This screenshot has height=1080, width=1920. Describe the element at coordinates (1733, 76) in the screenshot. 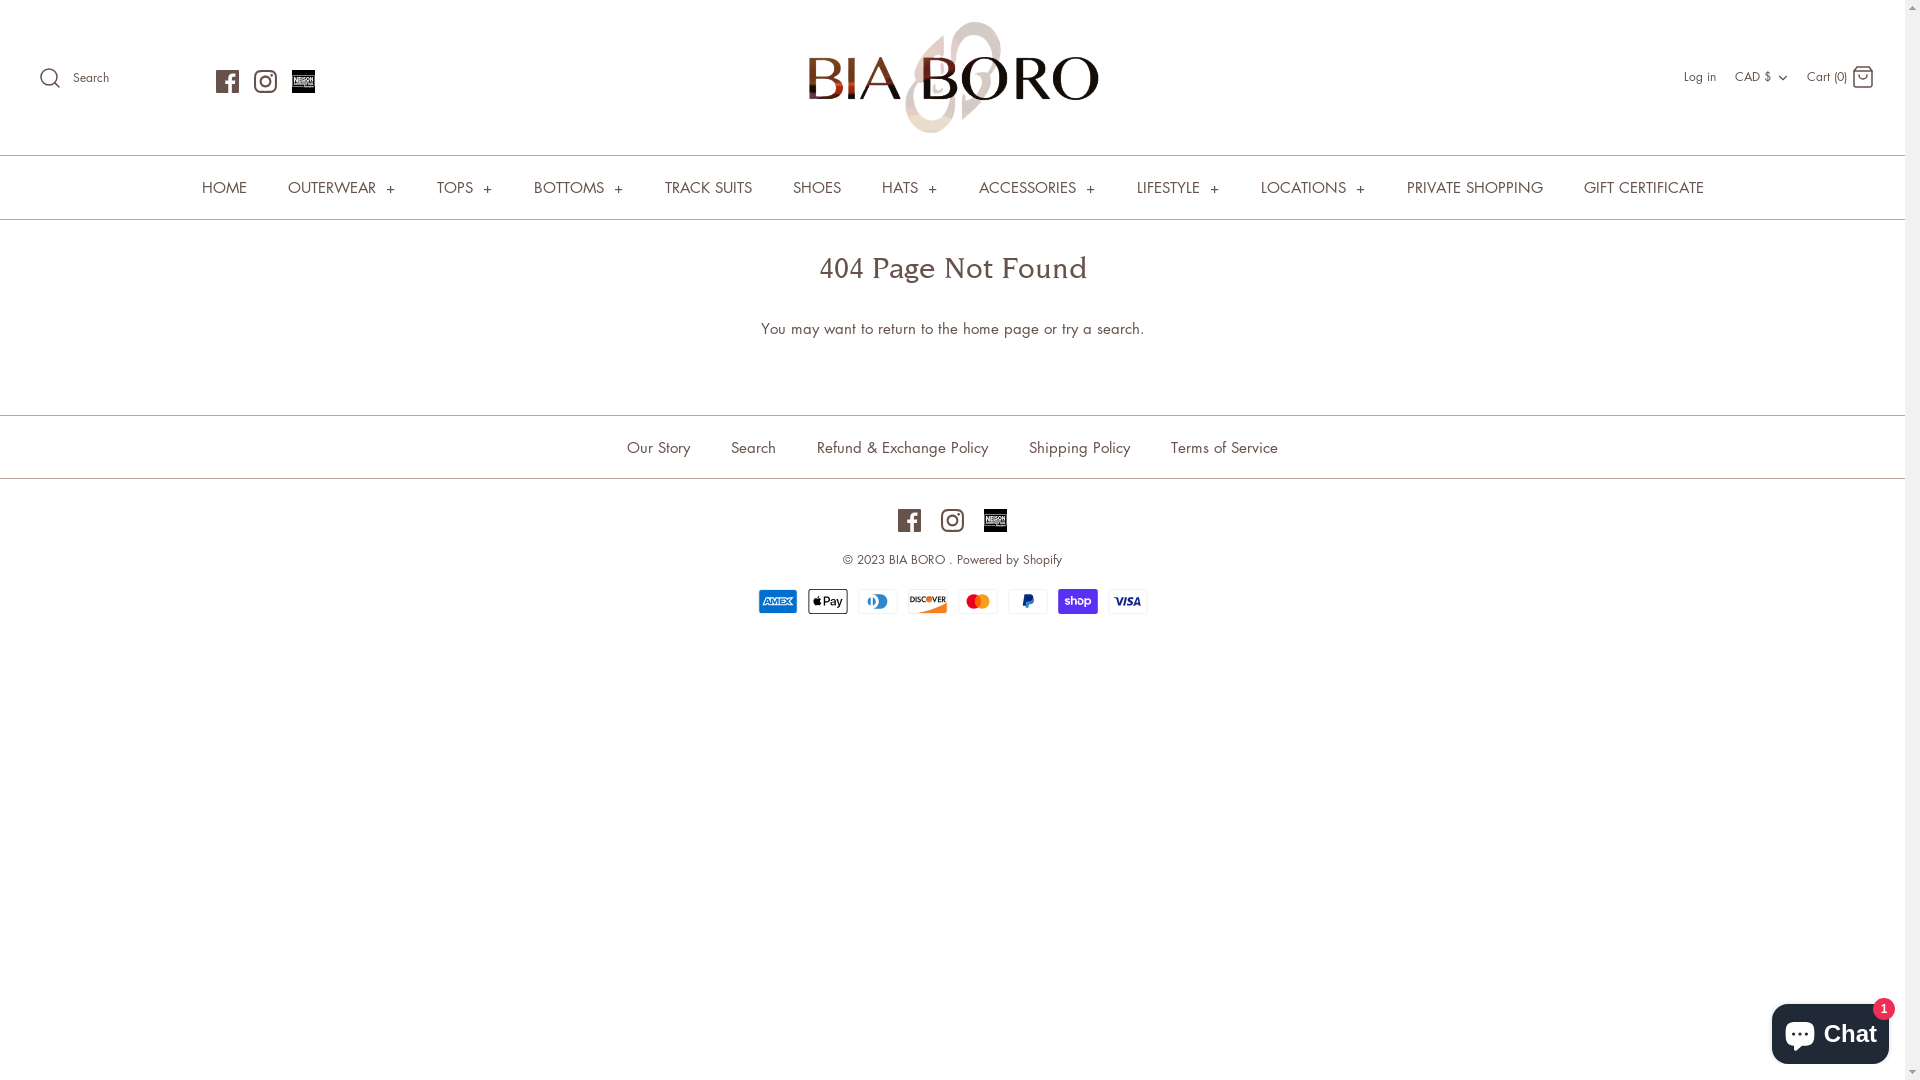

I see `'CAD $` at that location.